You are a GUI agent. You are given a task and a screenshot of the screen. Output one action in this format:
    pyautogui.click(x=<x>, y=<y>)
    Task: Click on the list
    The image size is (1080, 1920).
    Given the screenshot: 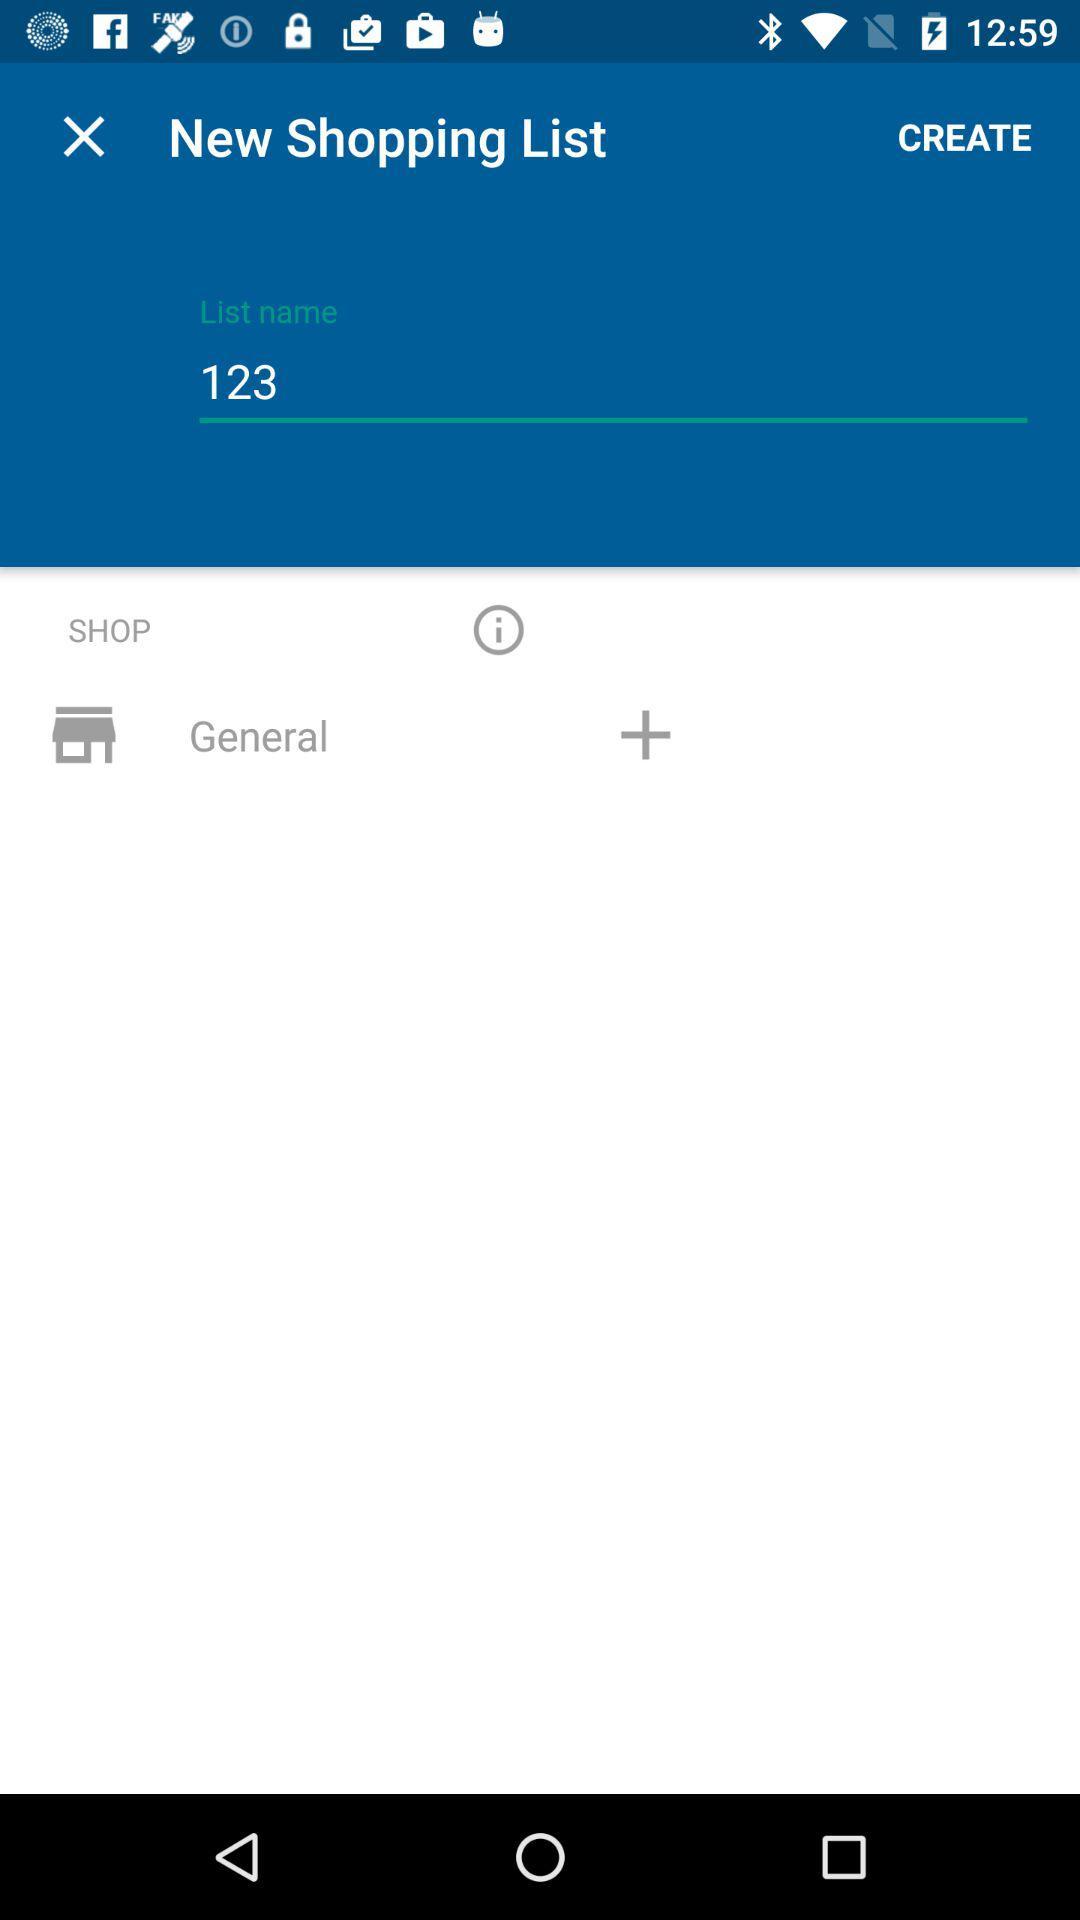 What is the action you would take?
    pyautogui.click(x=645, y=733)
    